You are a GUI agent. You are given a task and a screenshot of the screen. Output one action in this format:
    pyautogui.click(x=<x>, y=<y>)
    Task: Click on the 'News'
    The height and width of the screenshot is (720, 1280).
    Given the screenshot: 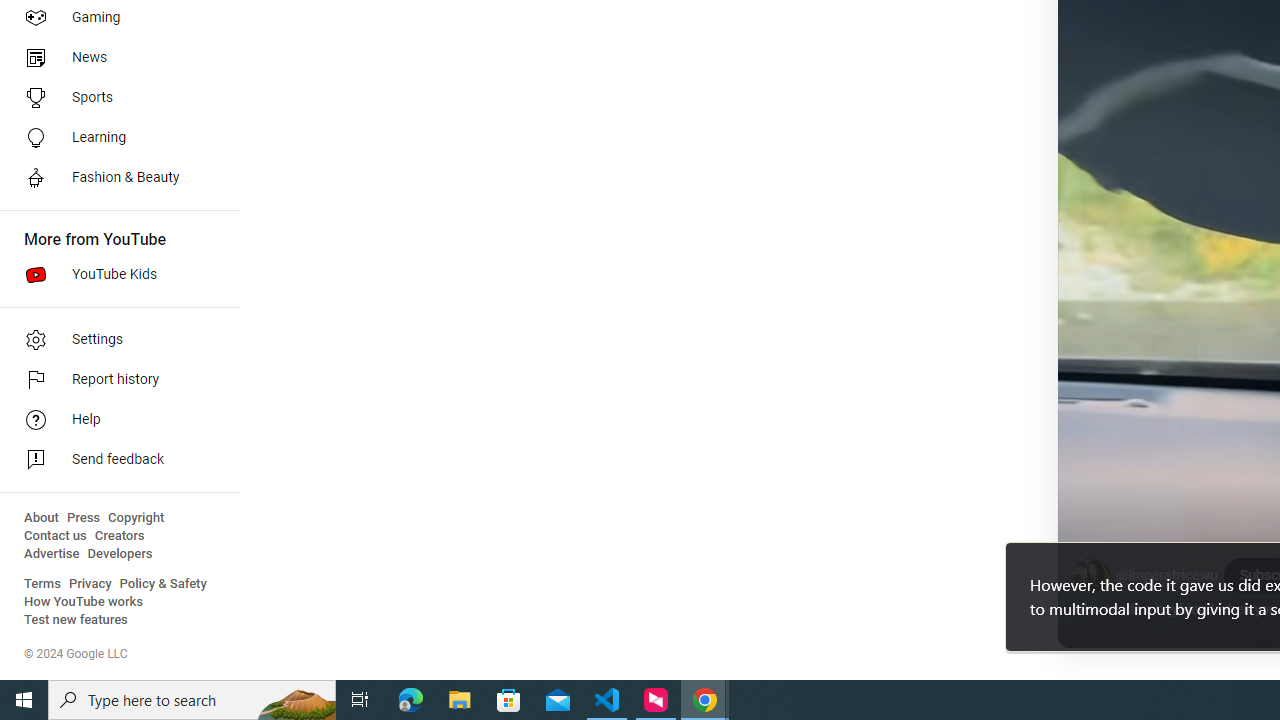 What is the action you would take?
    pyautogui.click(x=112, y=56)
    